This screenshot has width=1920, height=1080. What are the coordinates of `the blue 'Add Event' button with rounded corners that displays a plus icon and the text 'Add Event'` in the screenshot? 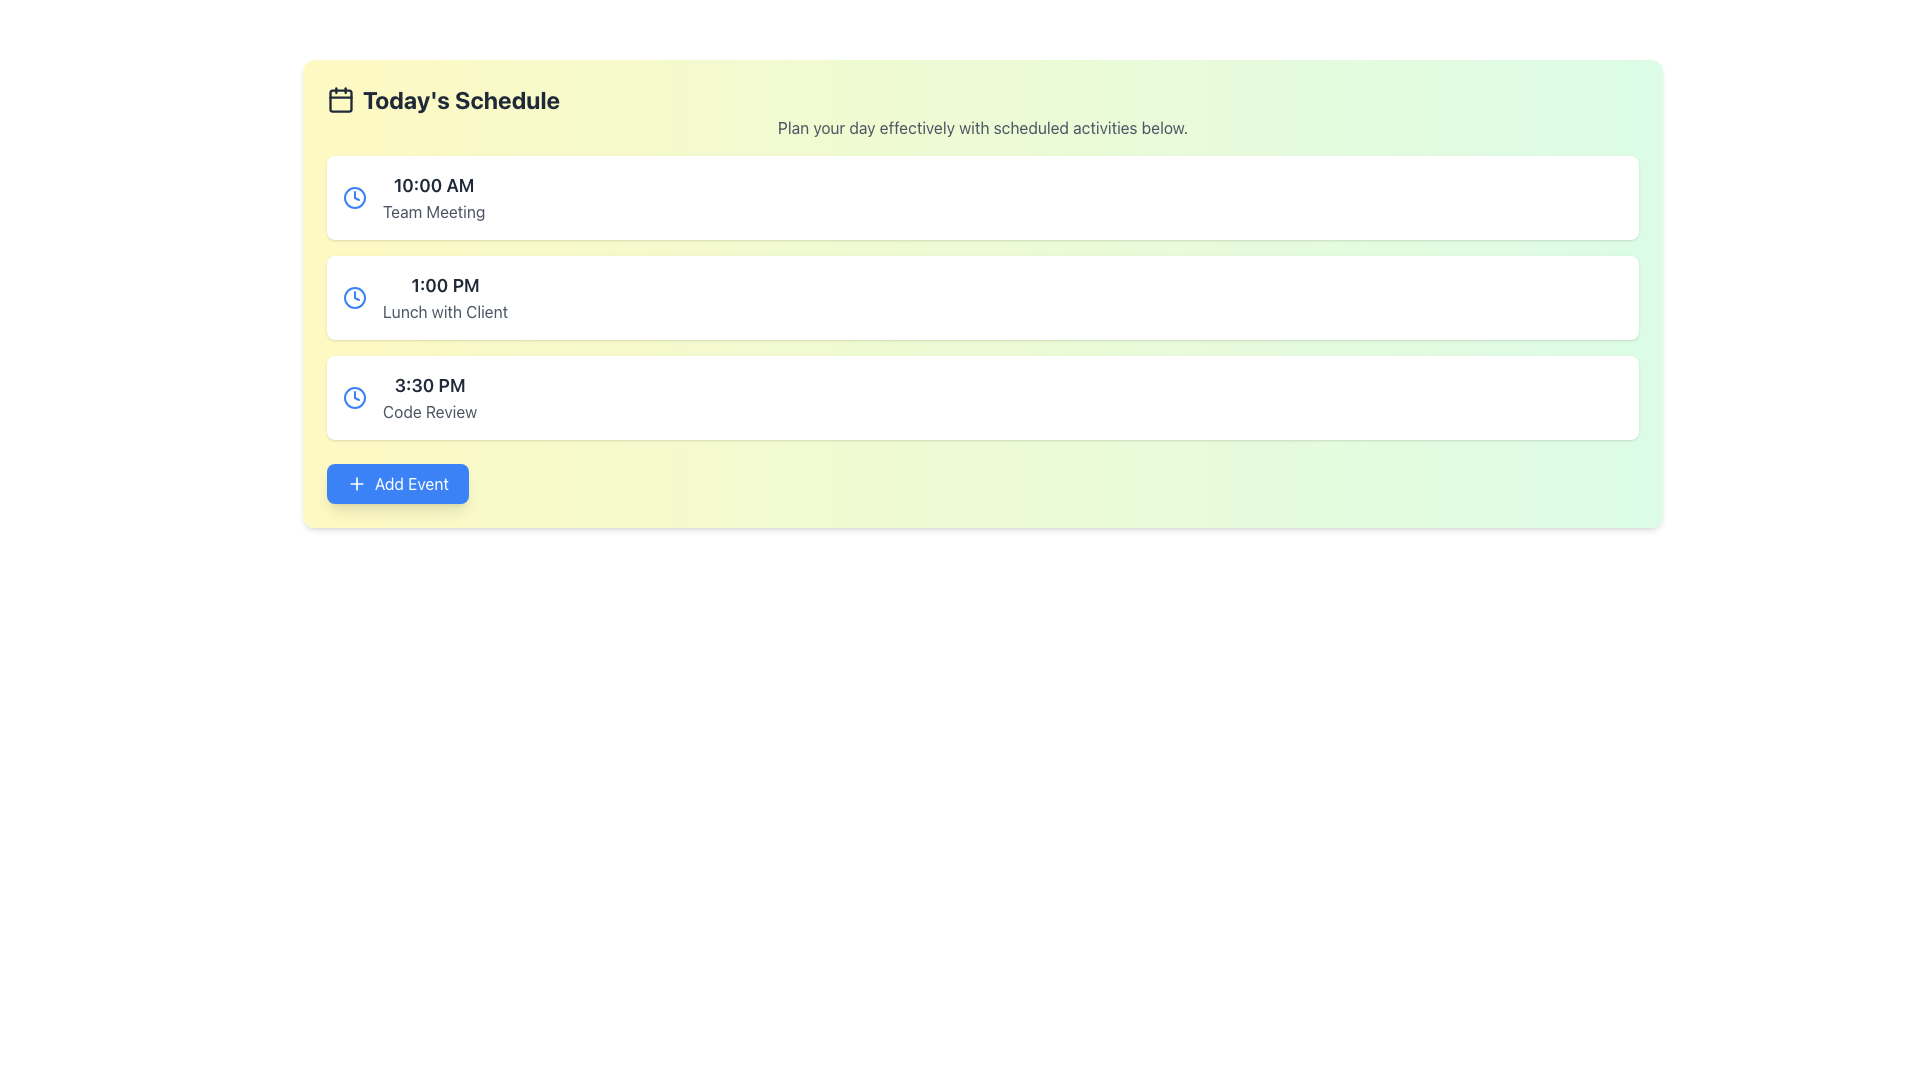 It's located at (398, 483).